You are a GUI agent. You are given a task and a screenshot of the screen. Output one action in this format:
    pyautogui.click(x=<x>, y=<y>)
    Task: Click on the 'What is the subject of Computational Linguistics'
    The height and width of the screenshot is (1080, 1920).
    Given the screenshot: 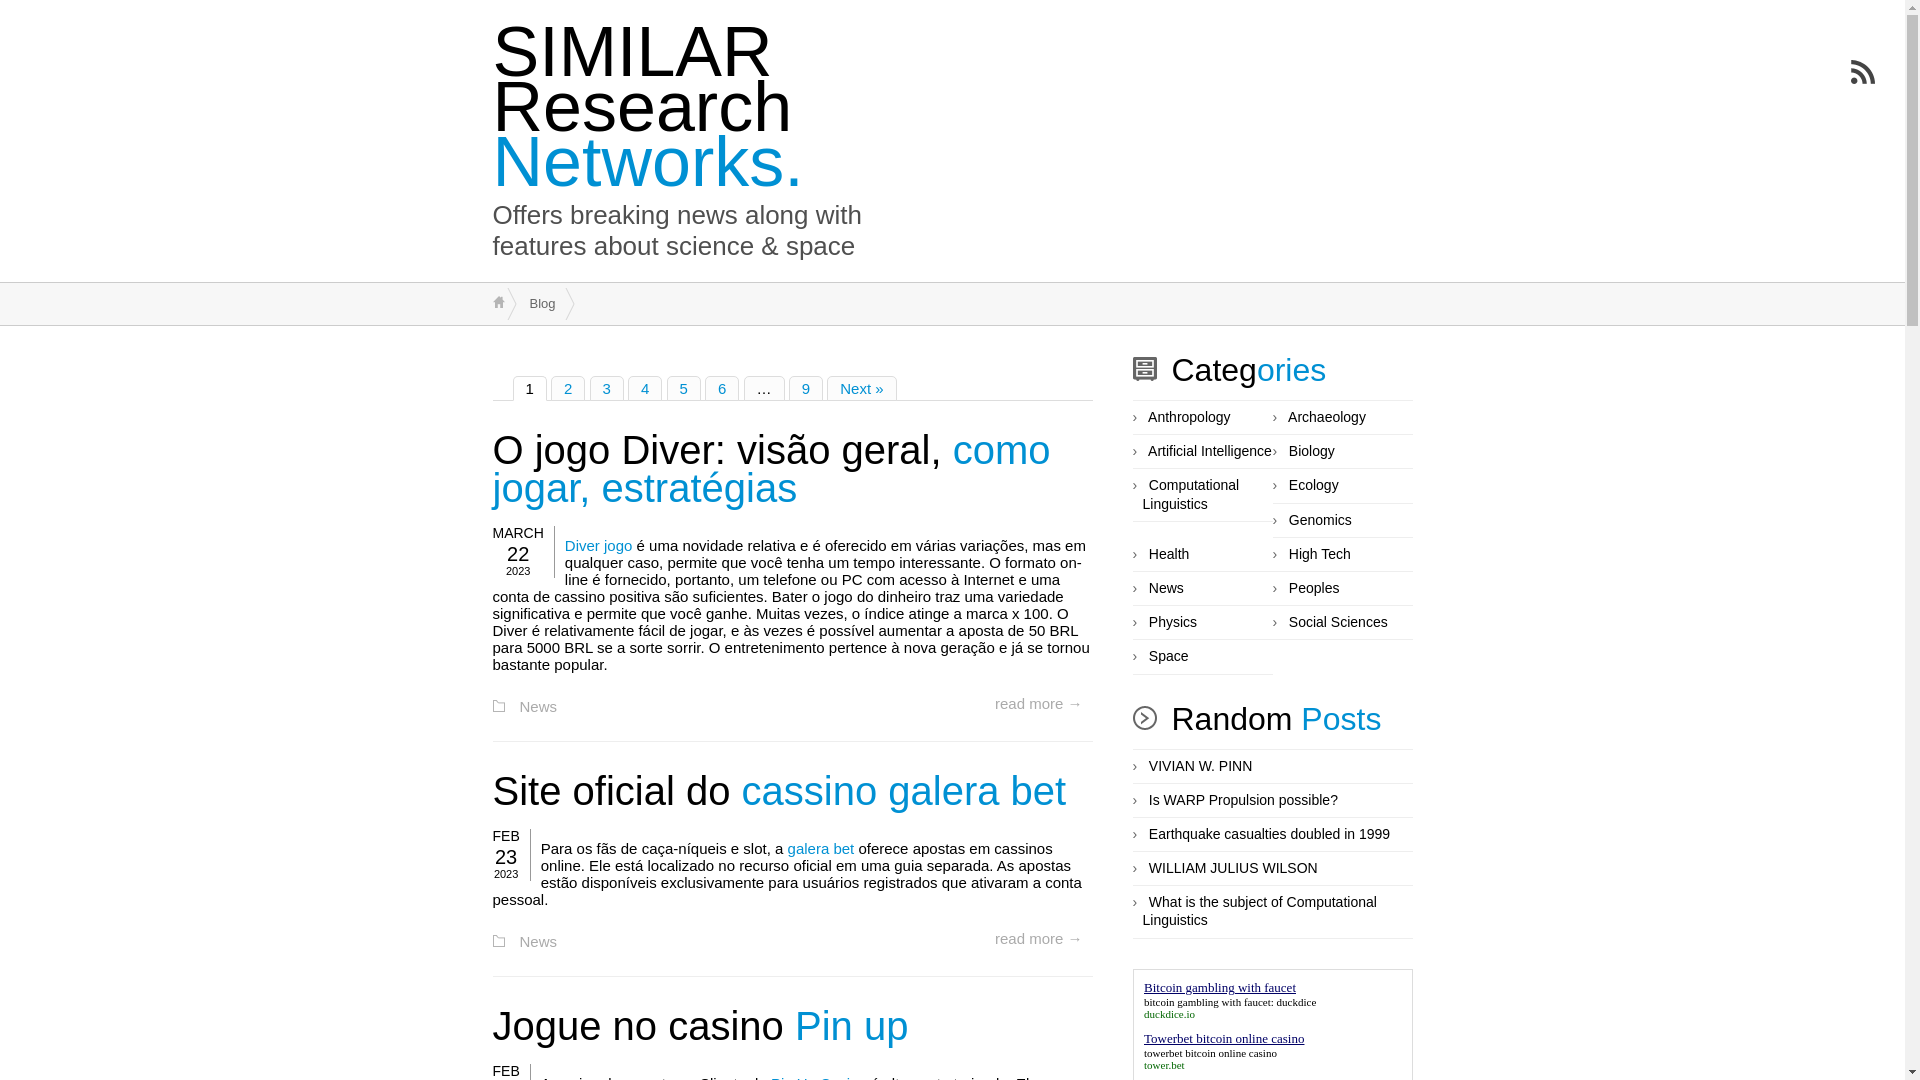 What is the action you would take?
    pyautogui.click(x=1257, y=911)
    